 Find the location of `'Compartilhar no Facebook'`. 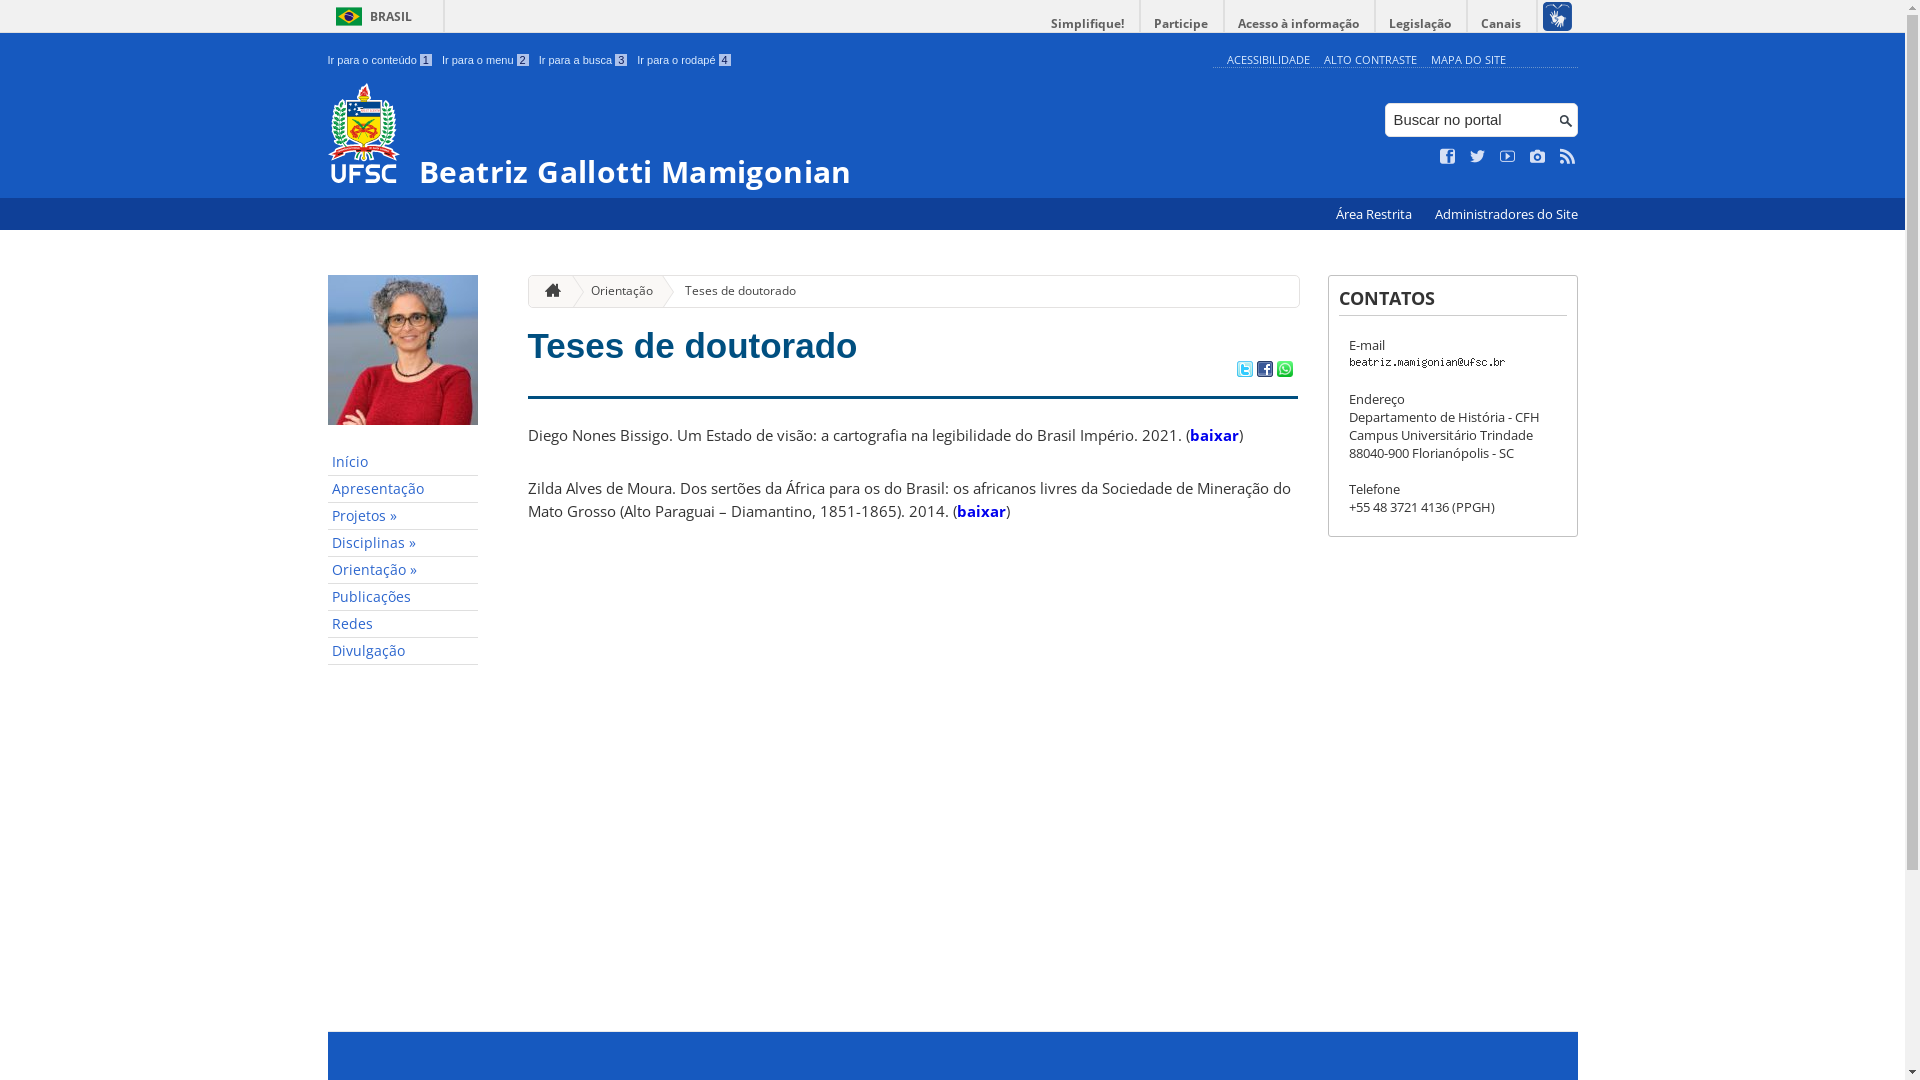

'Compartilhar no Facebook' is located at coordinates (1262, 370).